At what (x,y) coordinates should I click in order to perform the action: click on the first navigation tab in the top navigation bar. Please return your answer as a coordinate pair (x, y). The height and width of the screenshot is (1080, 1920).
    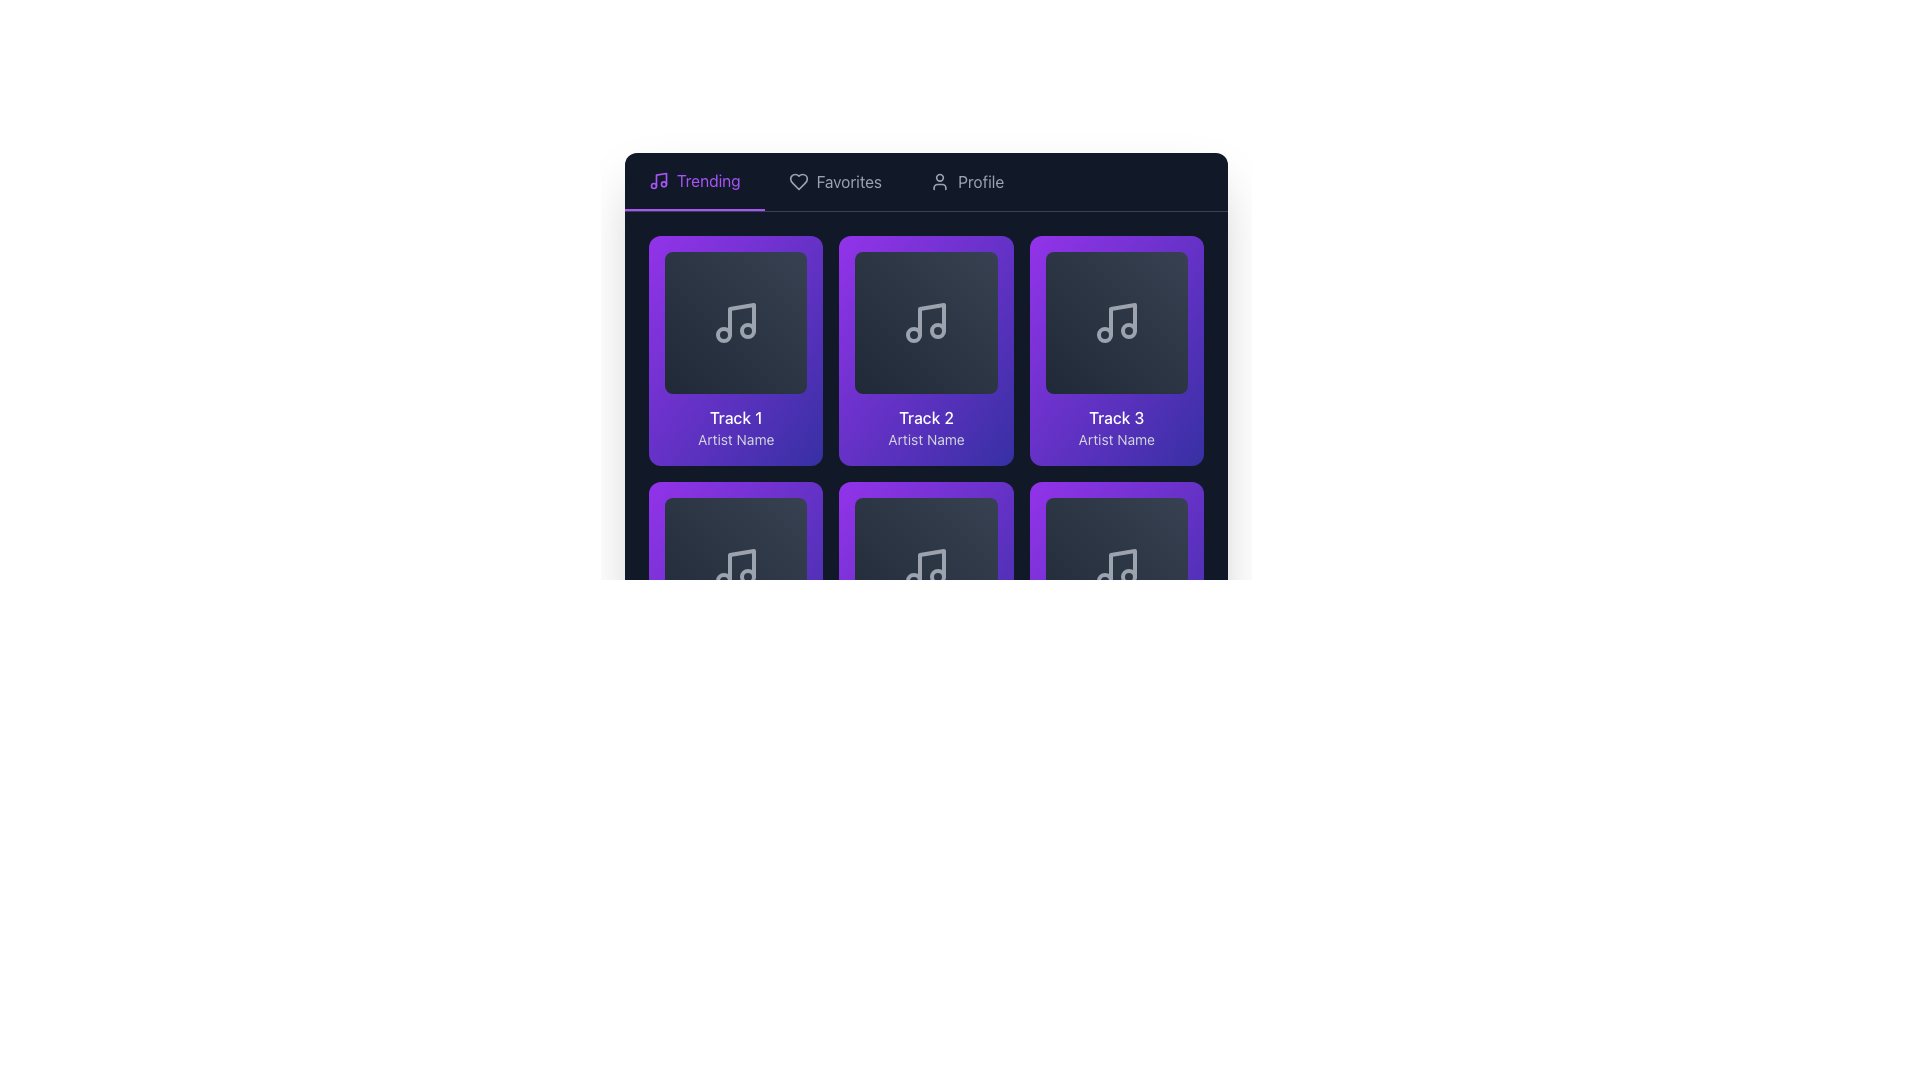
    Looking at the image, I should click on (694, 181).